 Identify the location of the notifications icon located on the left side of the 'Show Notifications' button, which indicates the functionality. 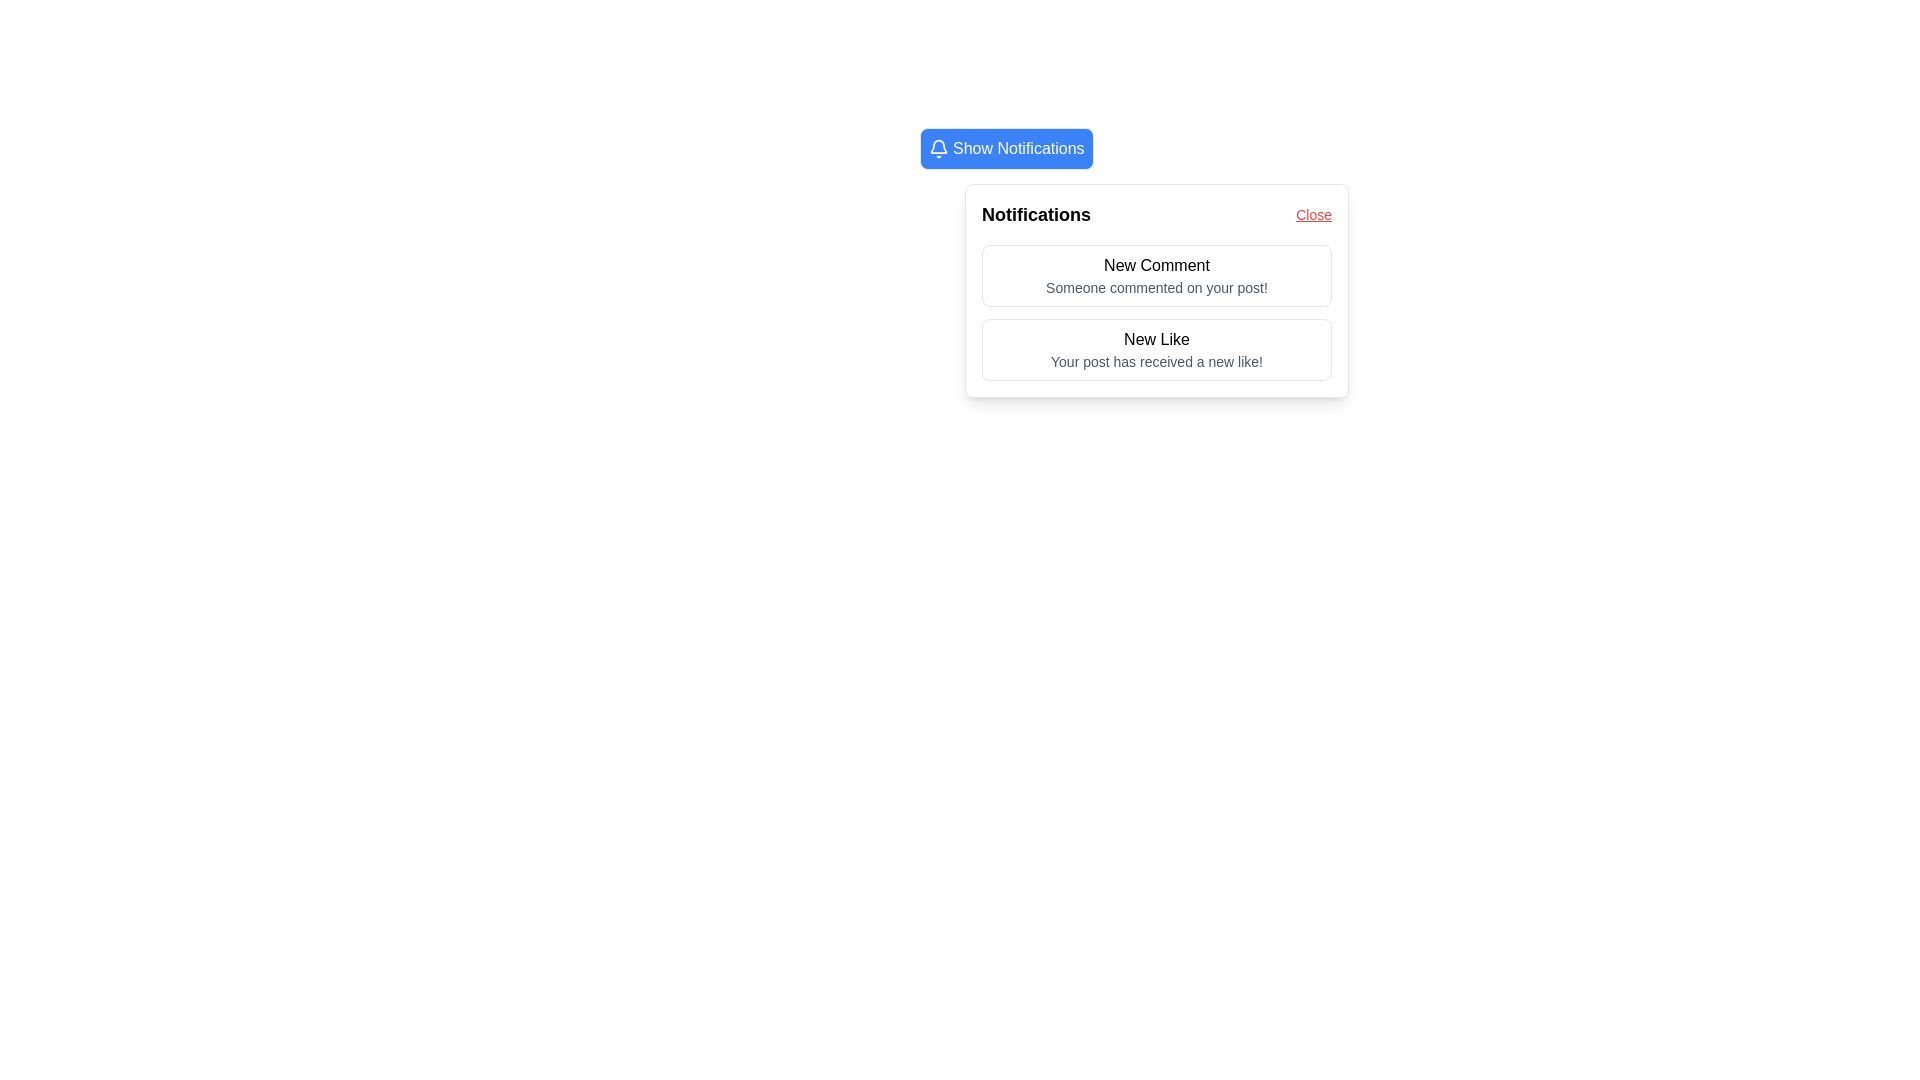
(938, 148).